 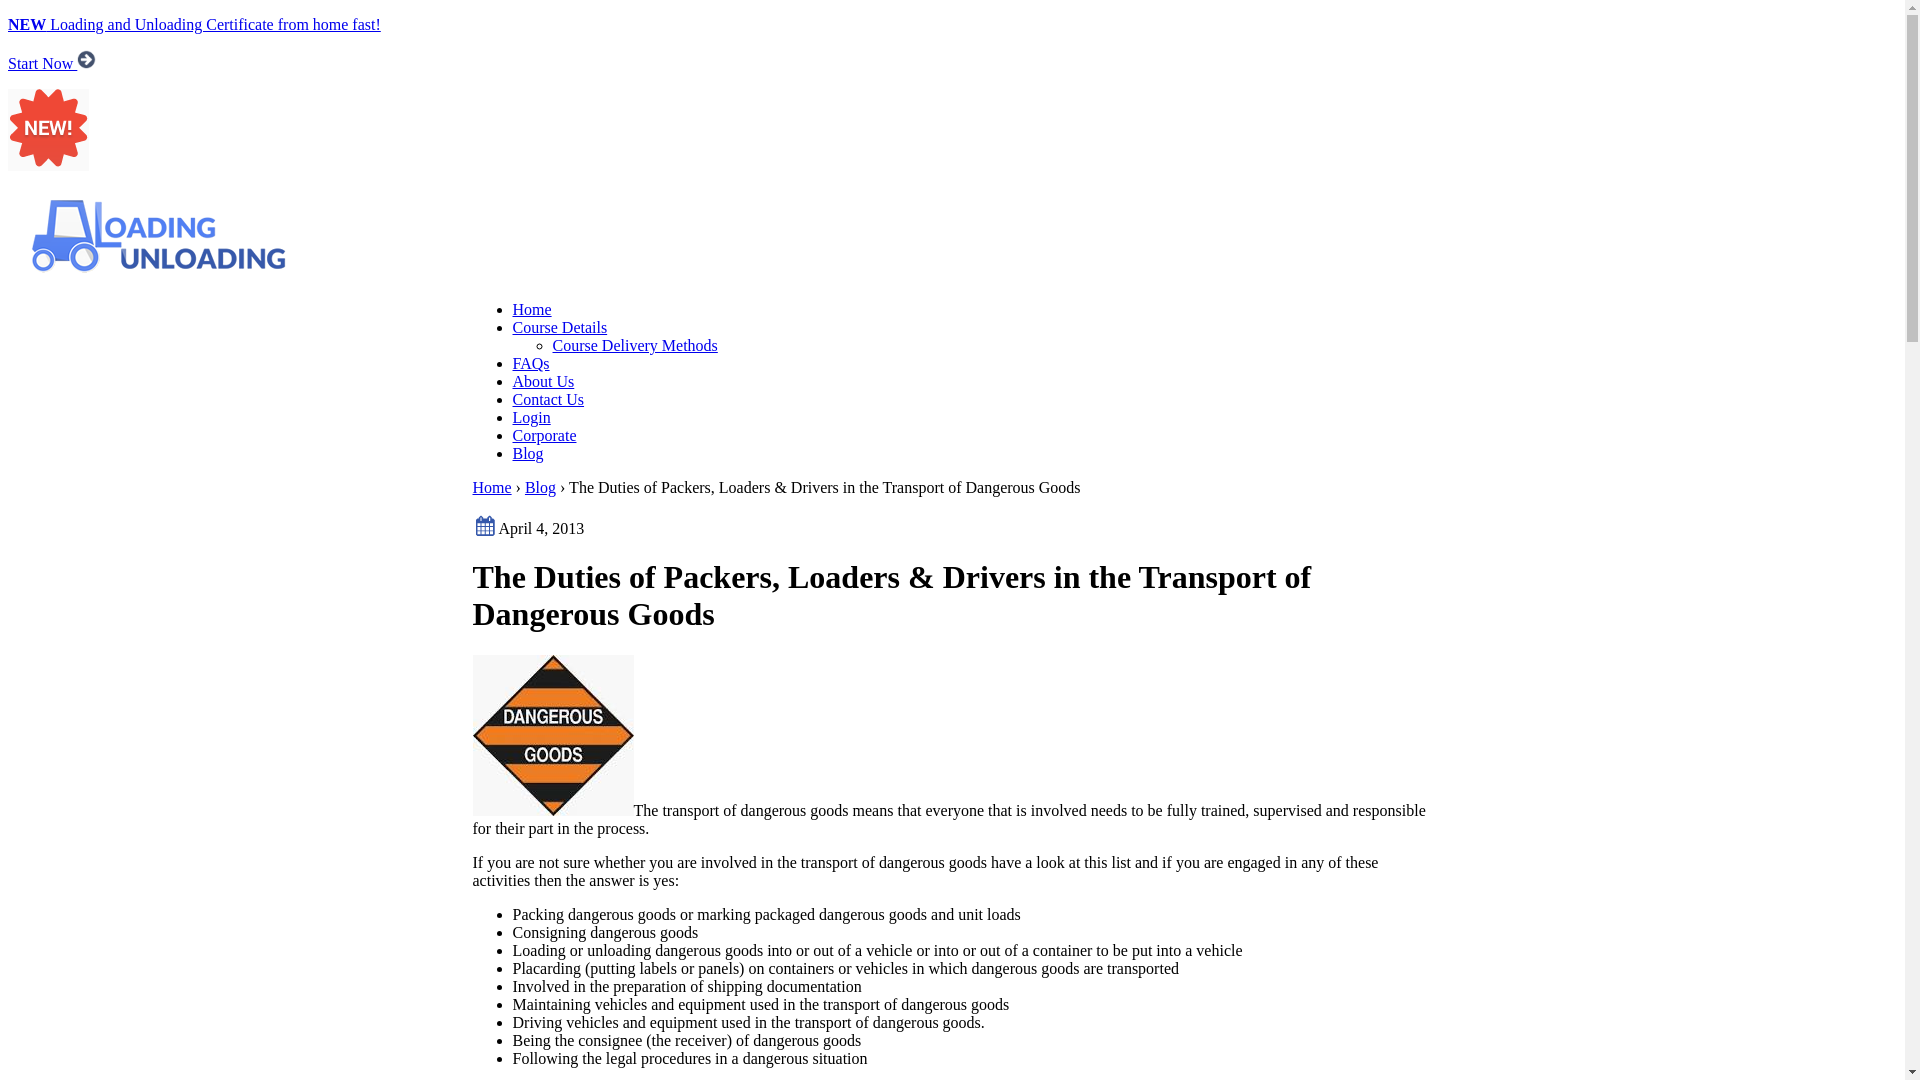 What do you see at coordinates (559, 326) in the screenshot?
I see `'Course Details'` at bounding box center [559, 326].